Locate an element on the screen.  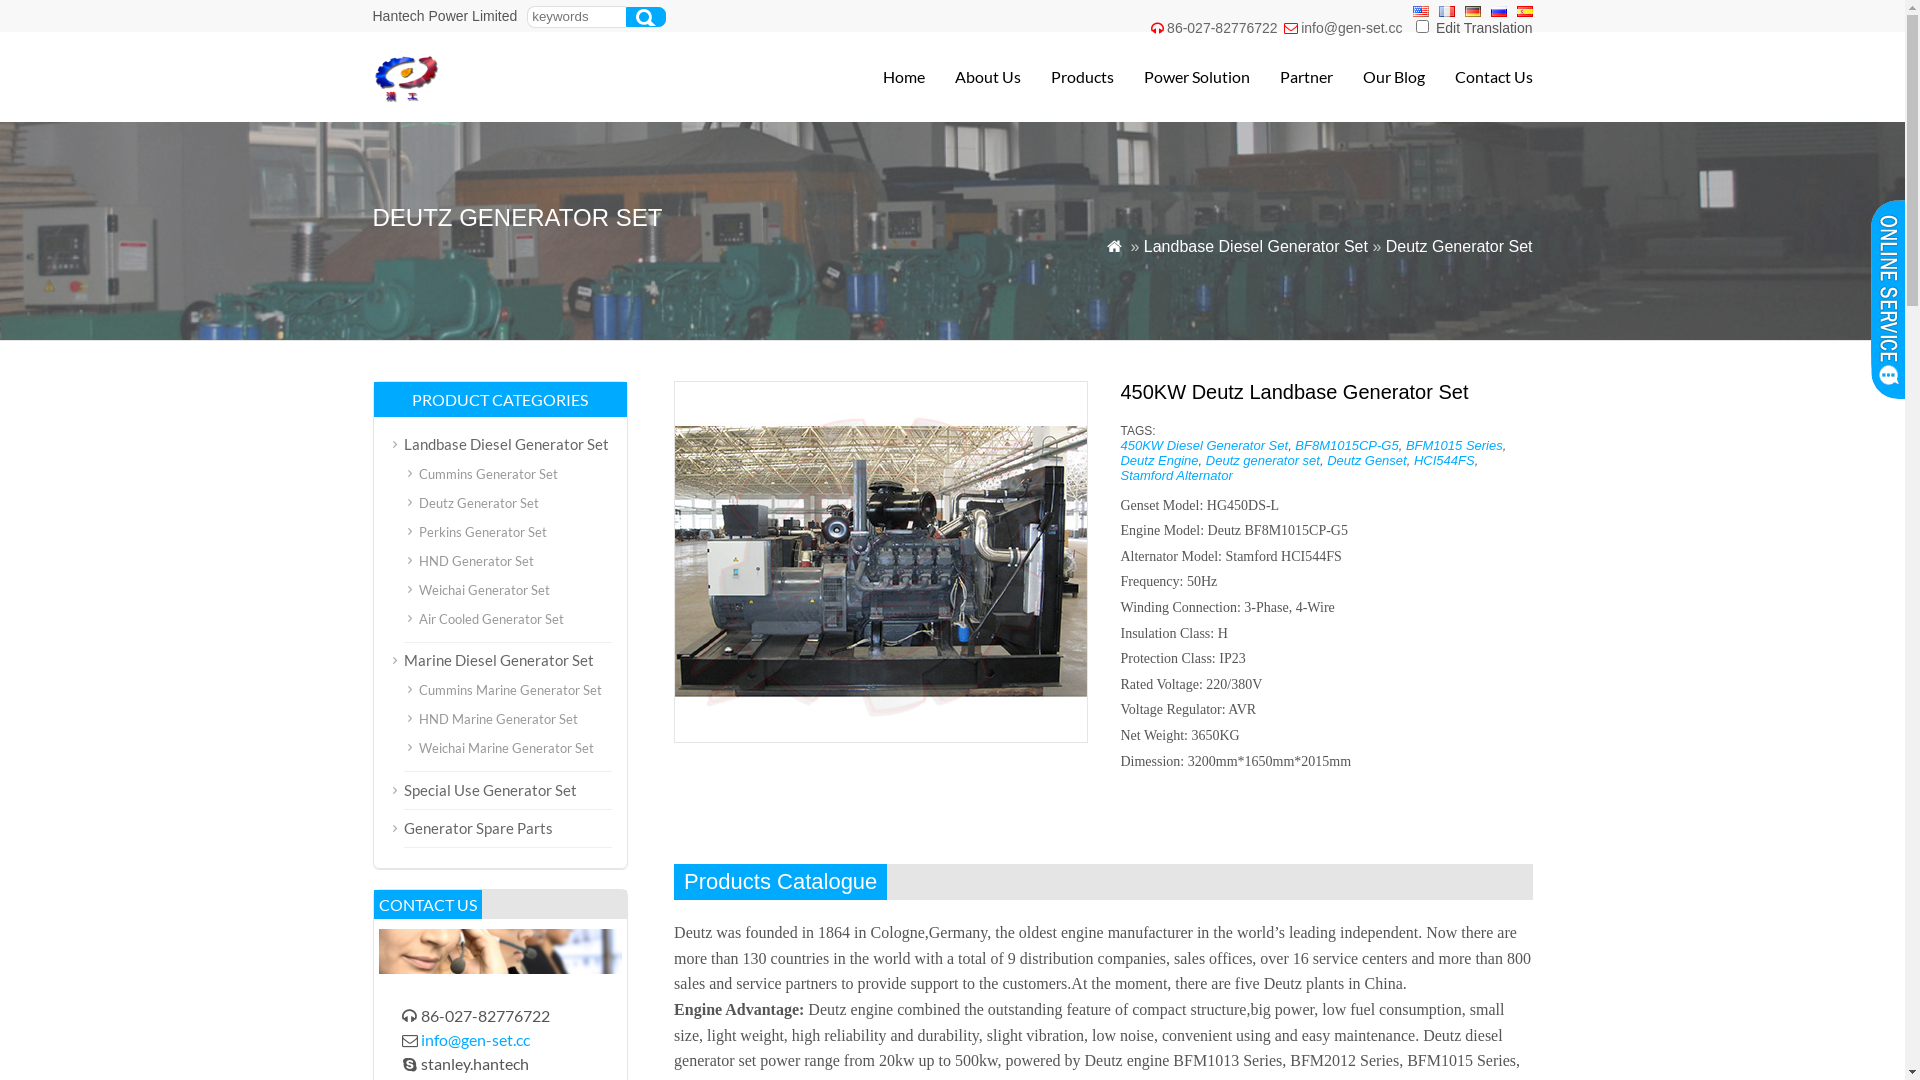
'450KW Diesel Generator Set' is located at coordinates (1203, 444).